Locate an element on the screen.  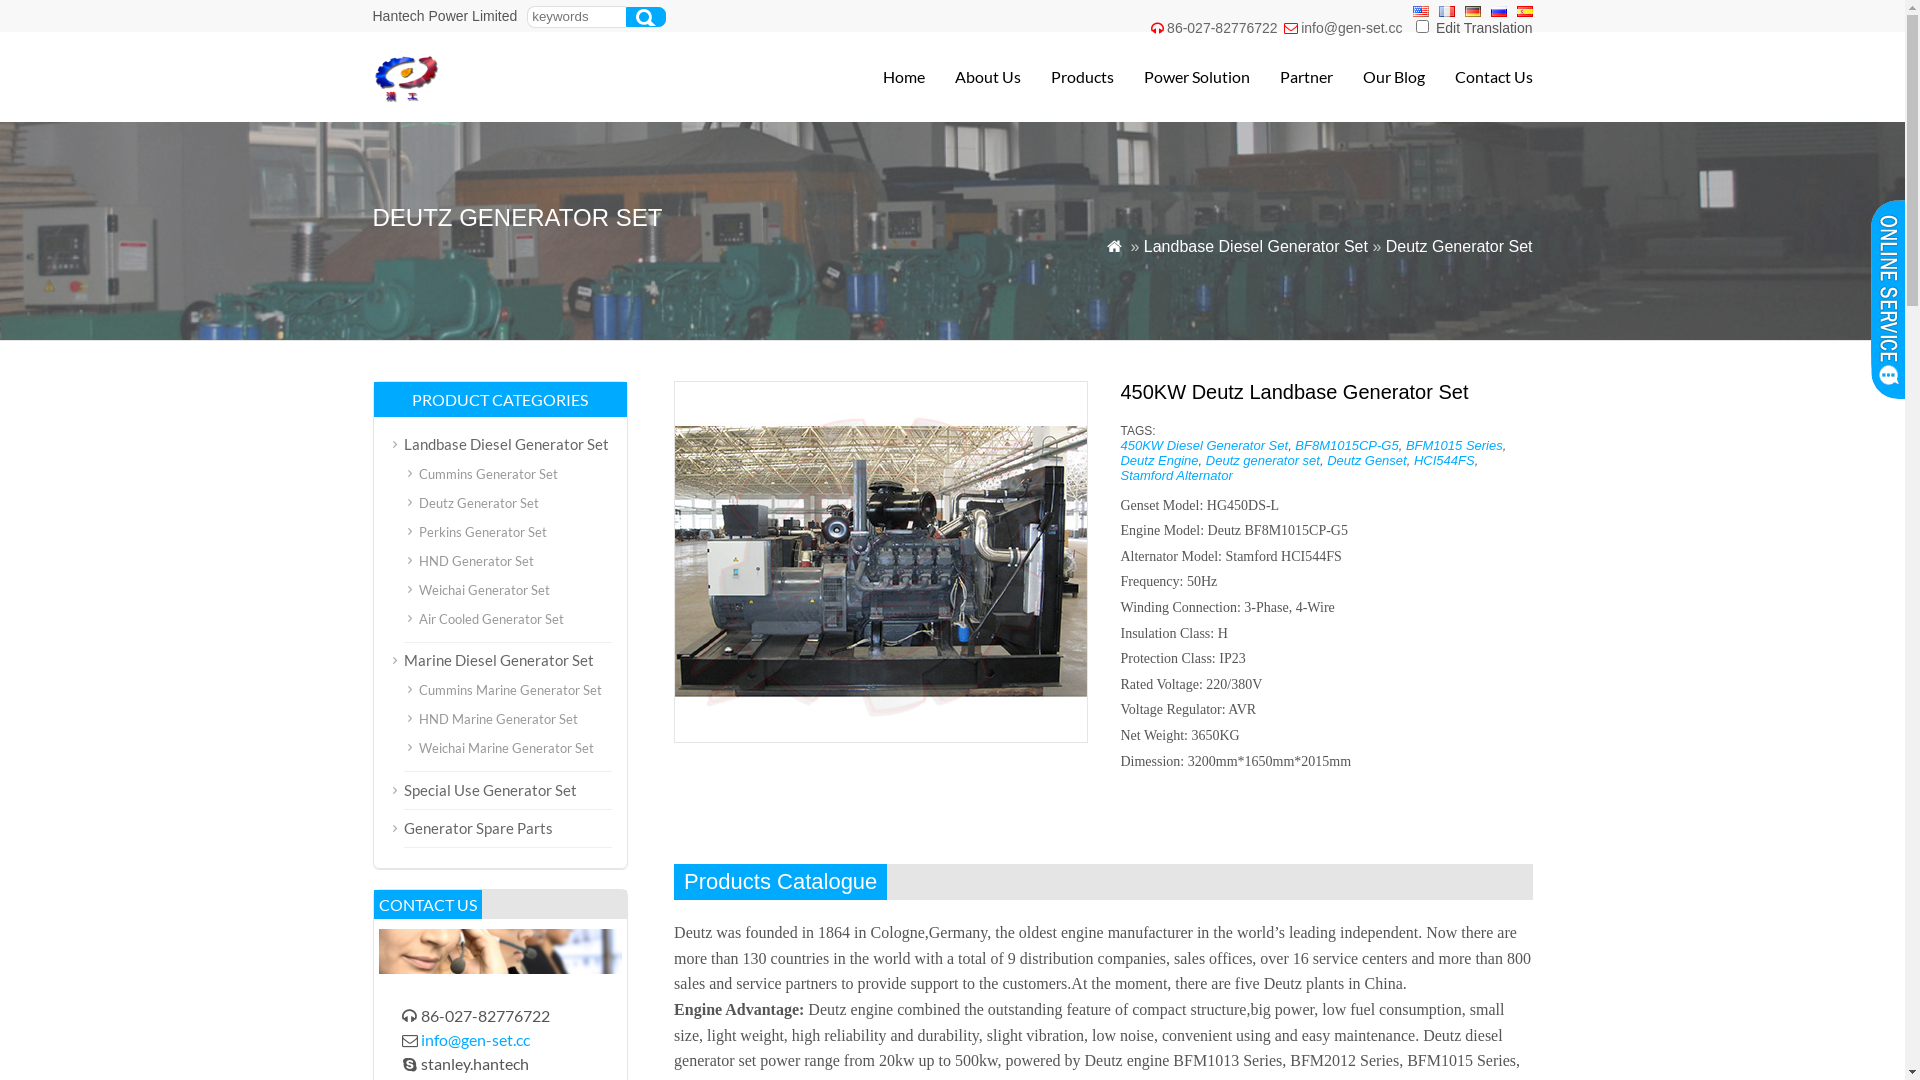
'450KW Diesel Generator Set' is located at coordinates (1203, 444).